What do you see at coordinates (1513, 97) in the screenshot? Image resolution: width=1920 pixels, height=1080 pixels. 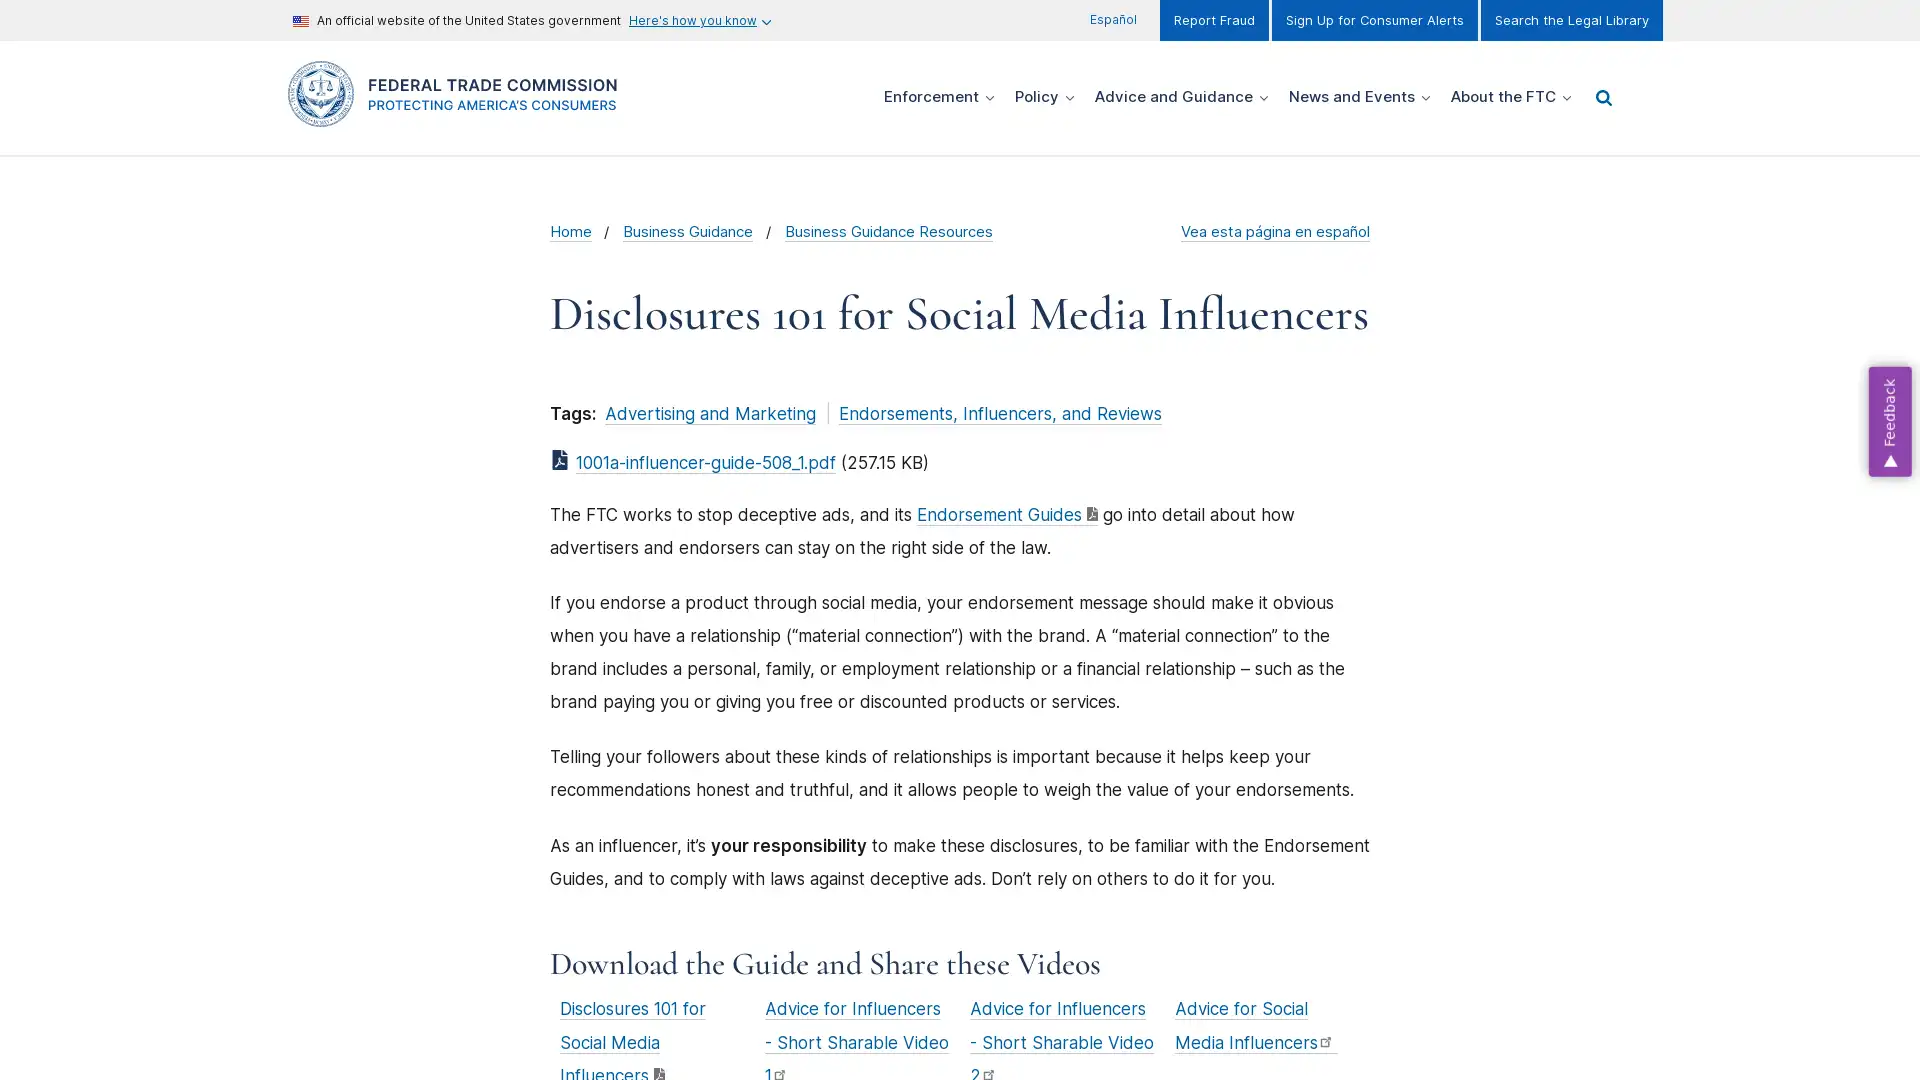 I see `Show/hide About the FTC menu items` at bounding box center [1513, 97].